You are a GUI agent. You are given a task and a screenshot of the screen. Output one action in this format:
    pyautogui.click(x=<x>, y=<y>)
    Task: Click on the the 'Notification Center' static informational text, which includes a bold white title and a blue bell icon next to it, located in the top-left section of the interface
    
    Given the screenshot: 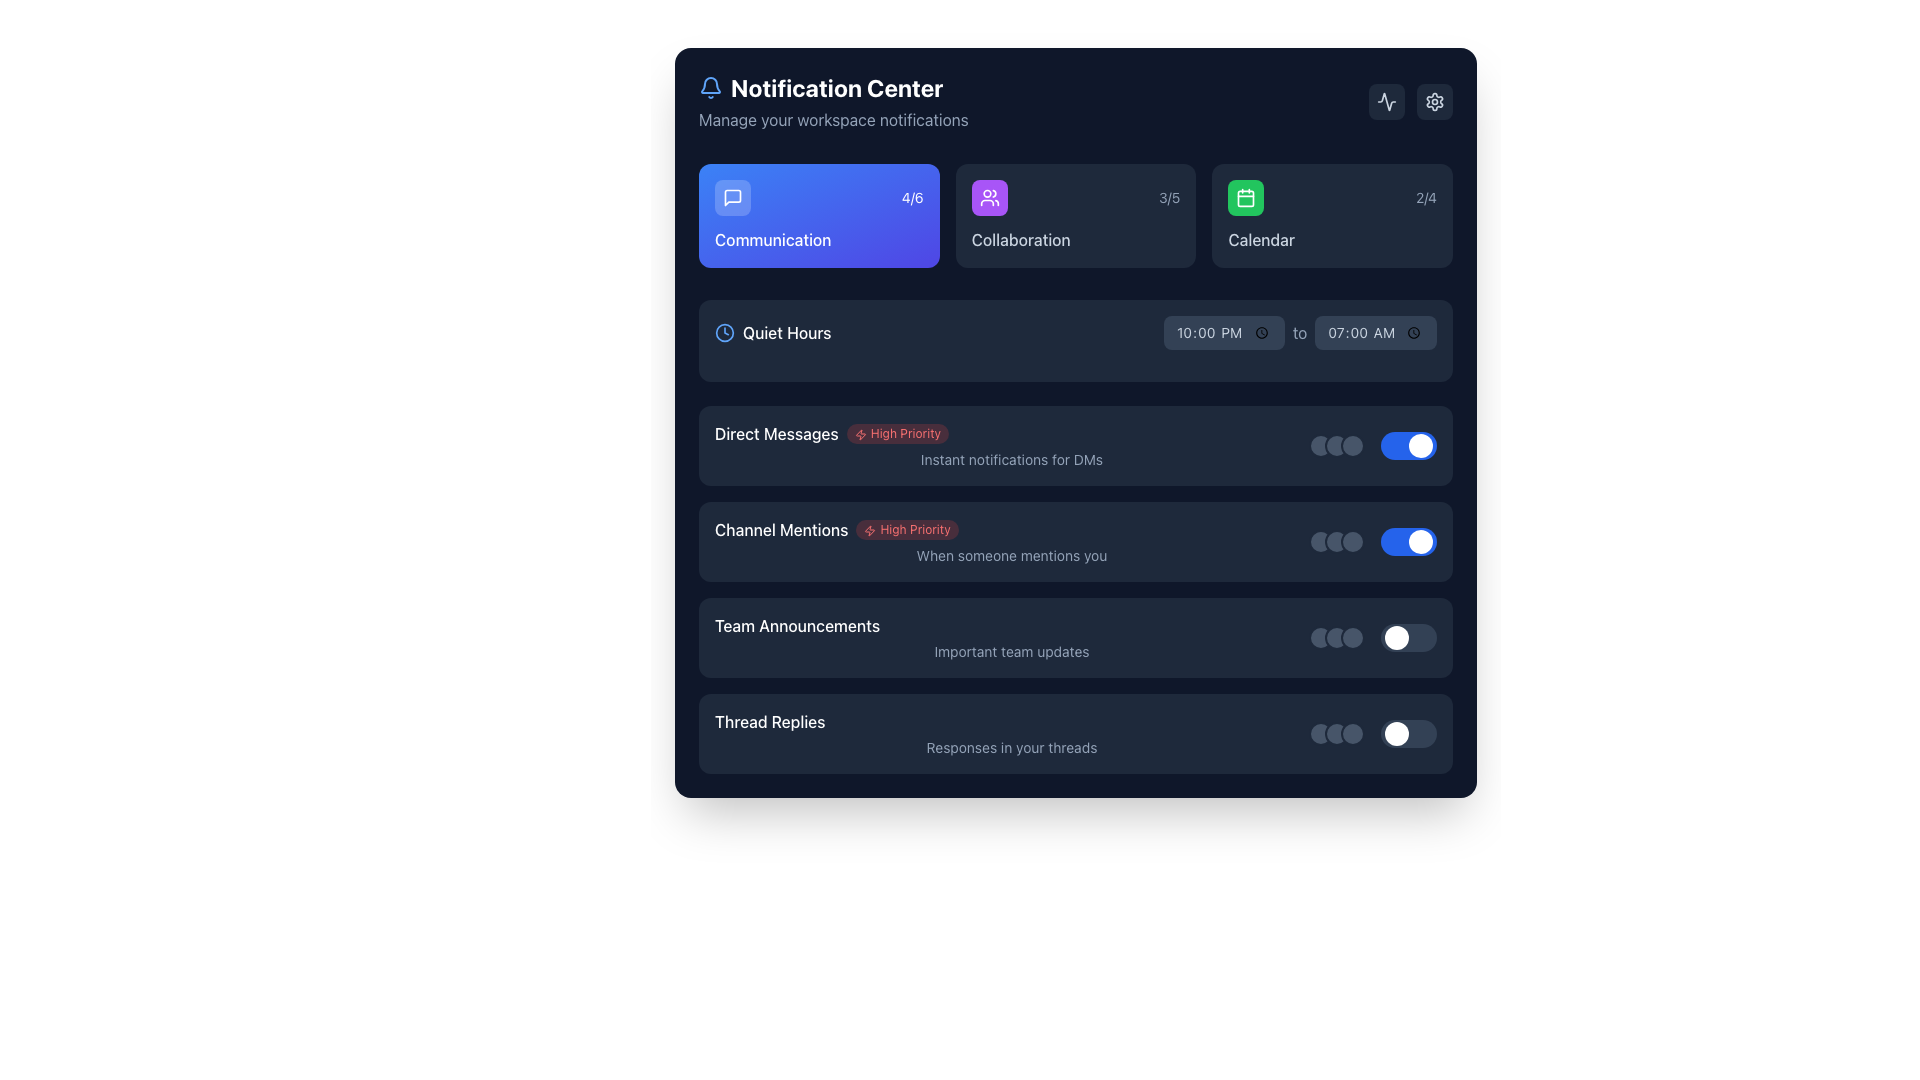 What is the action you would take?
    pyautogui.click(x=833, y=101)
    